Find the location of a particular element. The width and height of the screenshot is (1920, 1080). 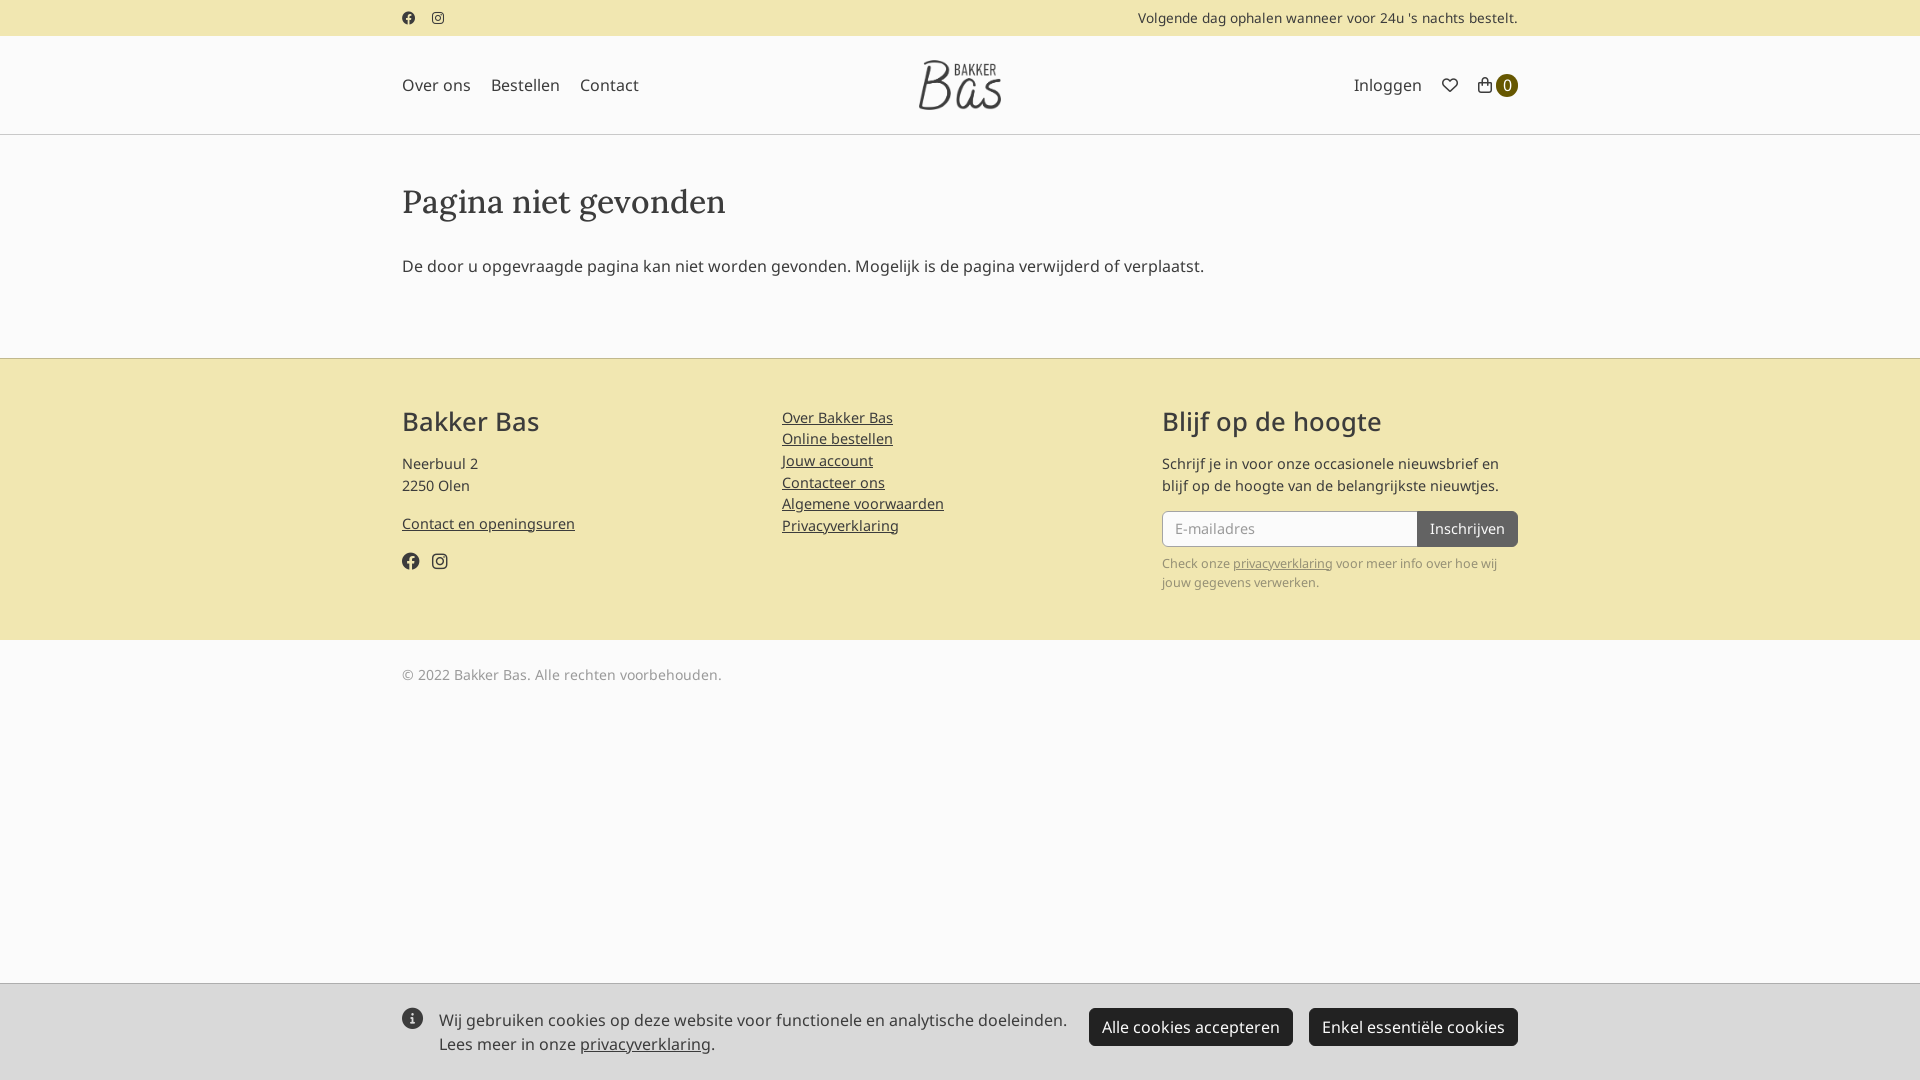

'Terug naar de startpagina' is located at coordinates (917, 83).